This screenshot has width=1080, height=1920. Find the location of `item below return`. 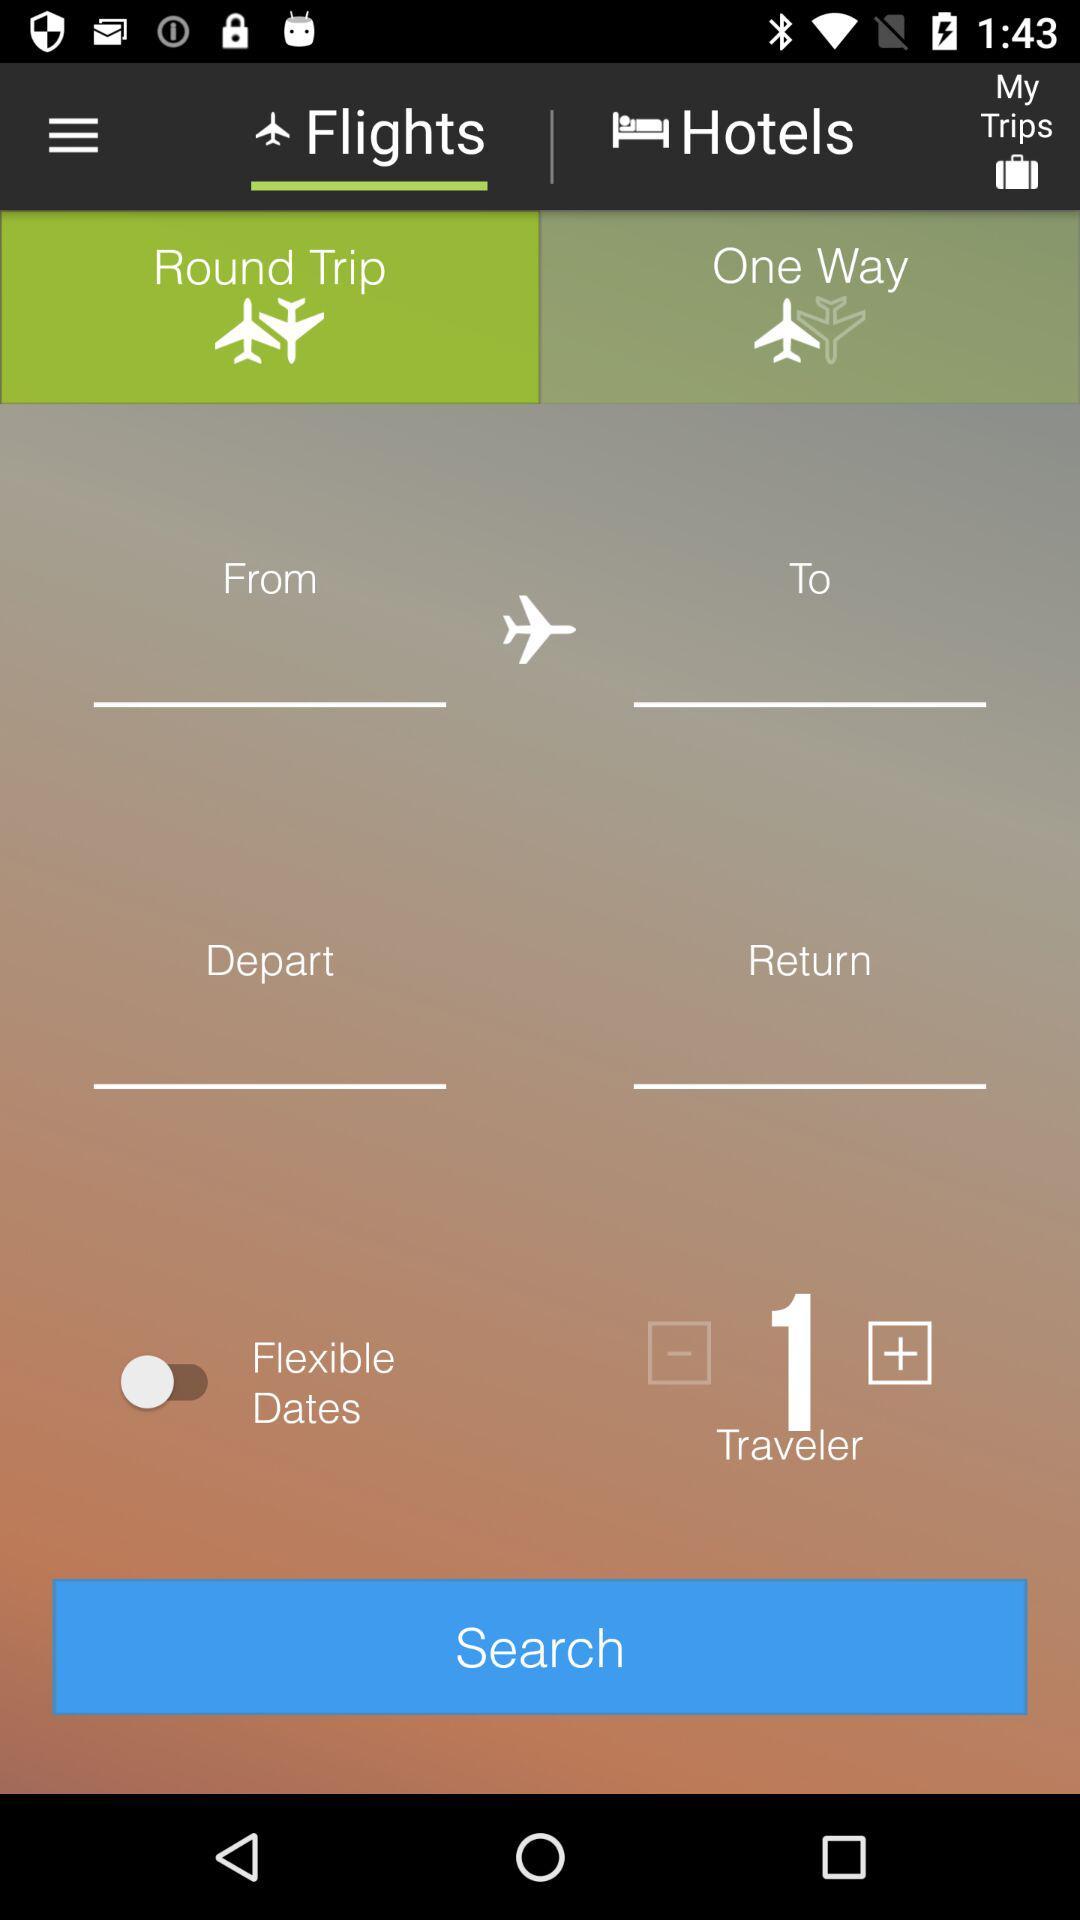

item below return is located at coordinates (810, 1036).